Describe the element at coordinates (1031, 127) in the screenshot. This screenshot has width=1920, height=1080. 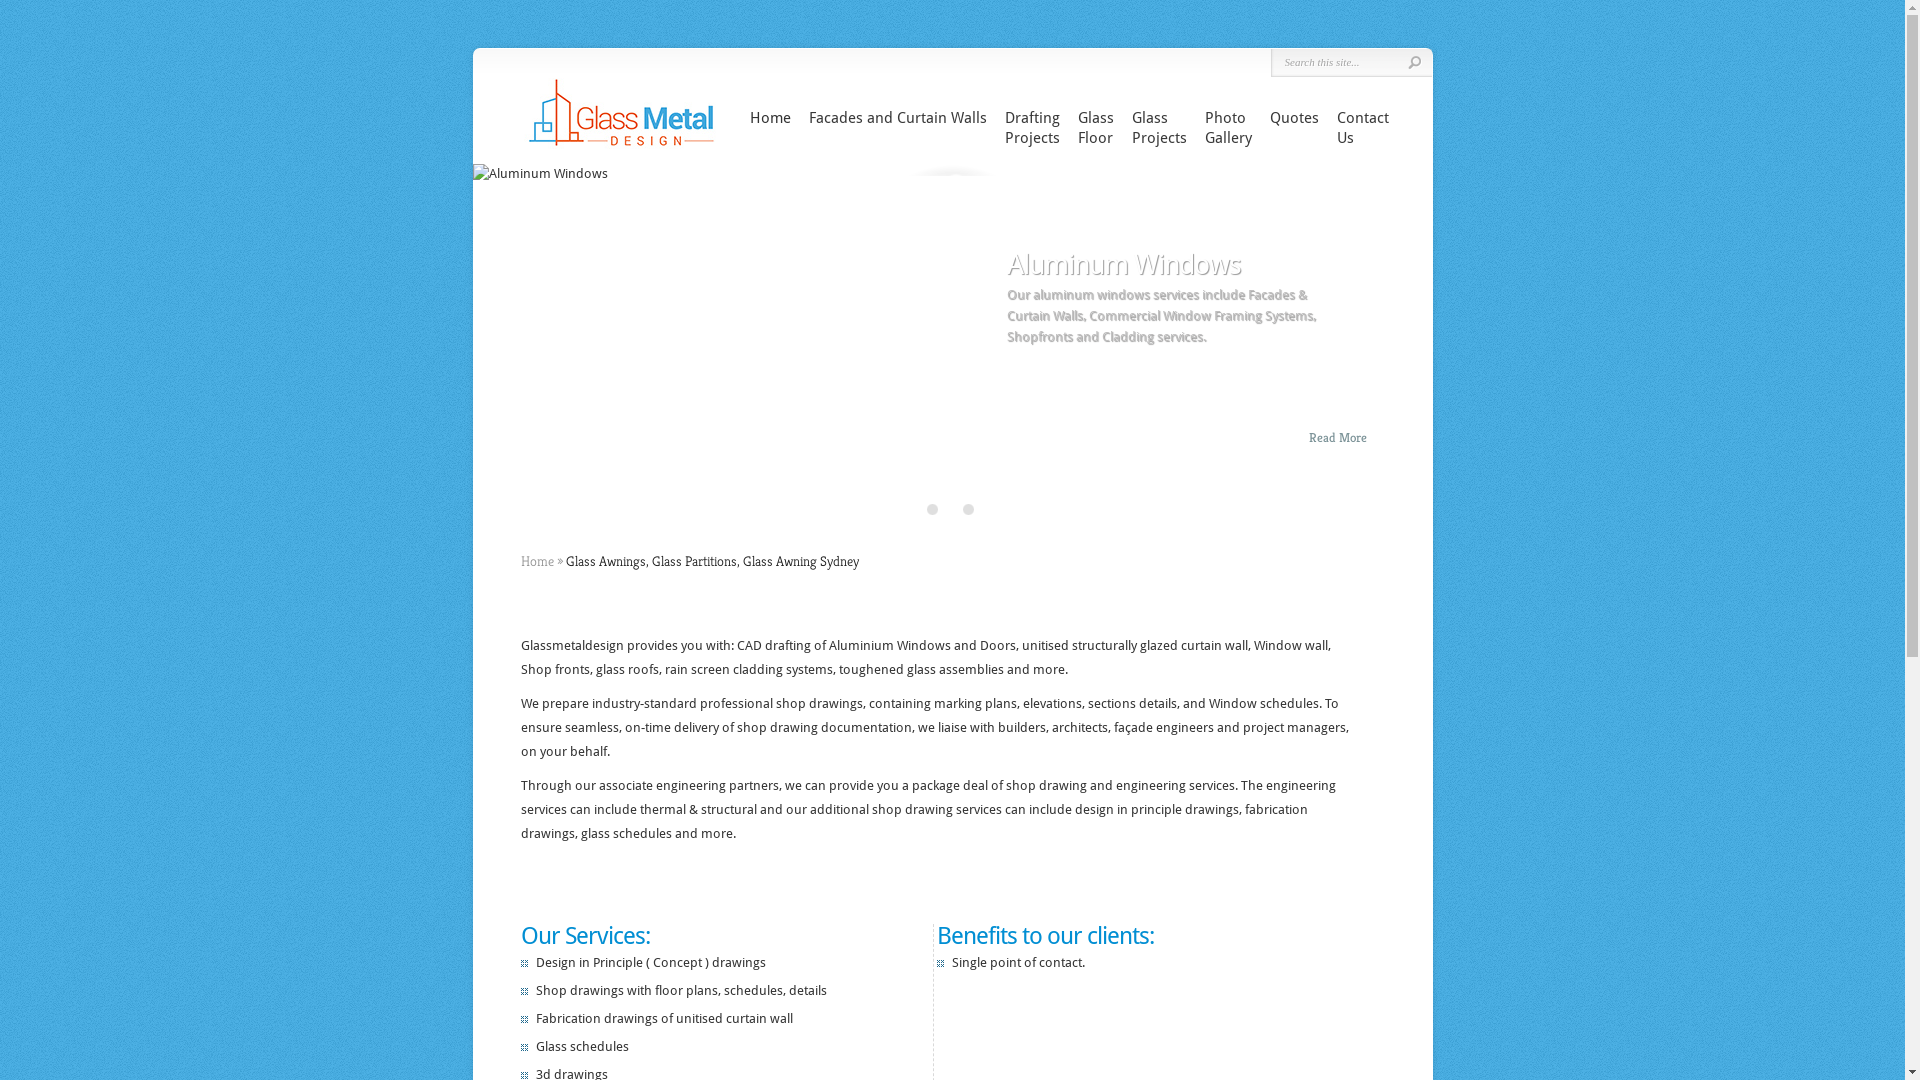
I see `'Drafting` at that location.